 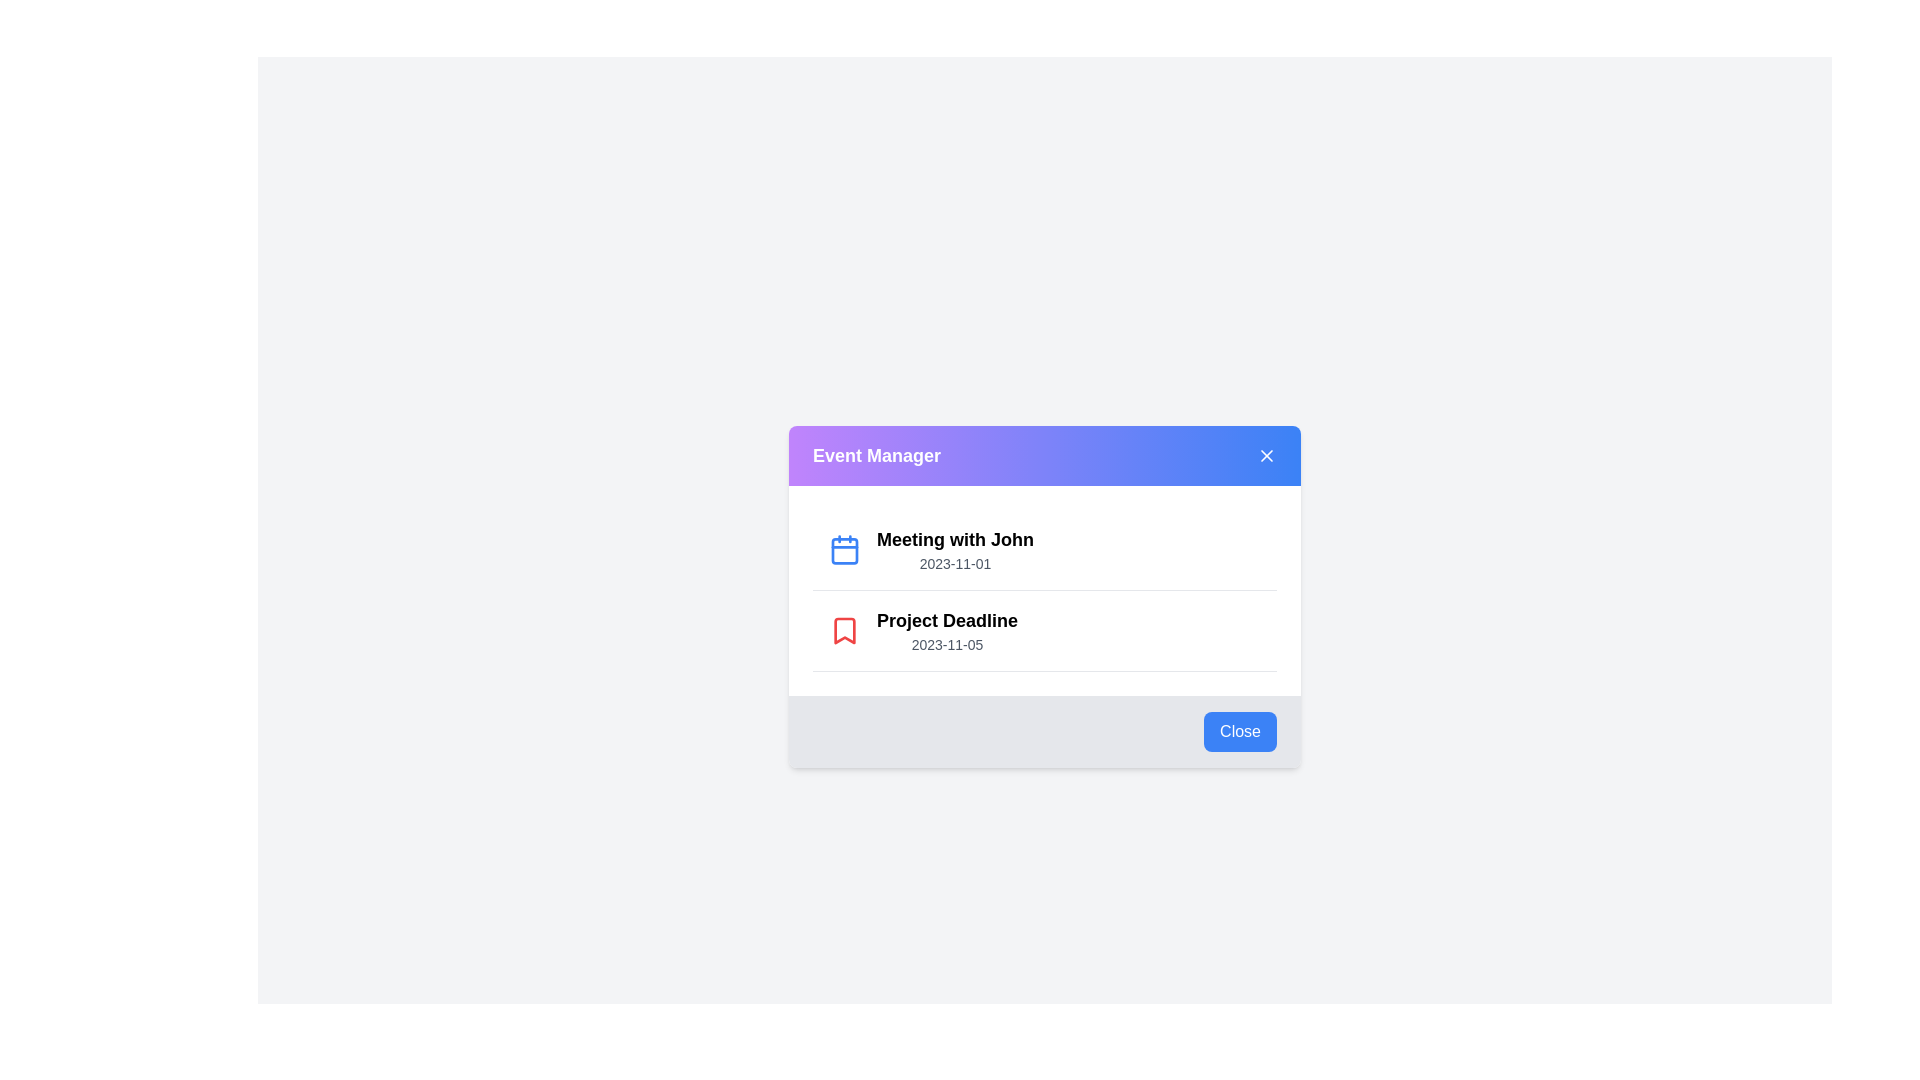 What do you see at coordinates (844, 550) in the screenshot?
I see `the calendar icon next to the event` at bounding box center [844, 550].